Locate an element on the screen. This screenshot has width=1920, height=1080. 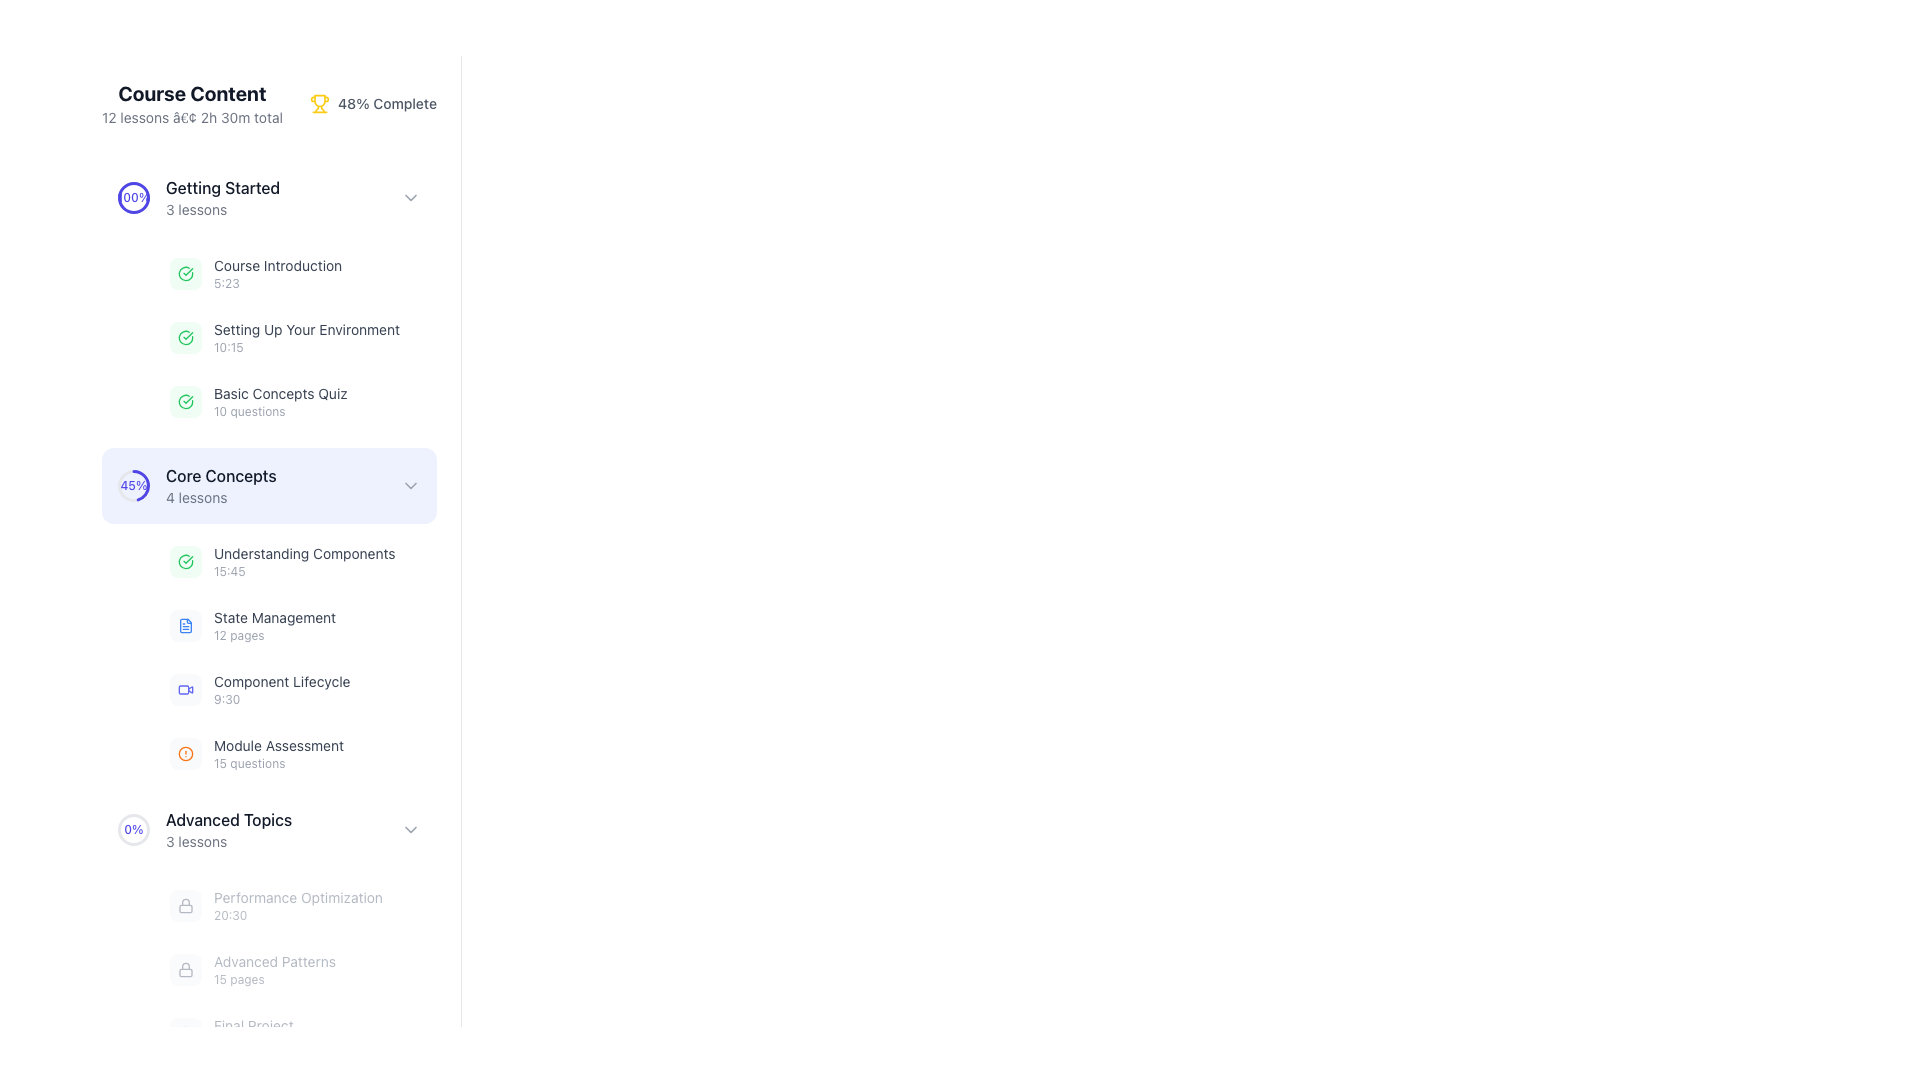
the header element for the 'Getting Started' module in the course content list is located at coordinates (223, 197).